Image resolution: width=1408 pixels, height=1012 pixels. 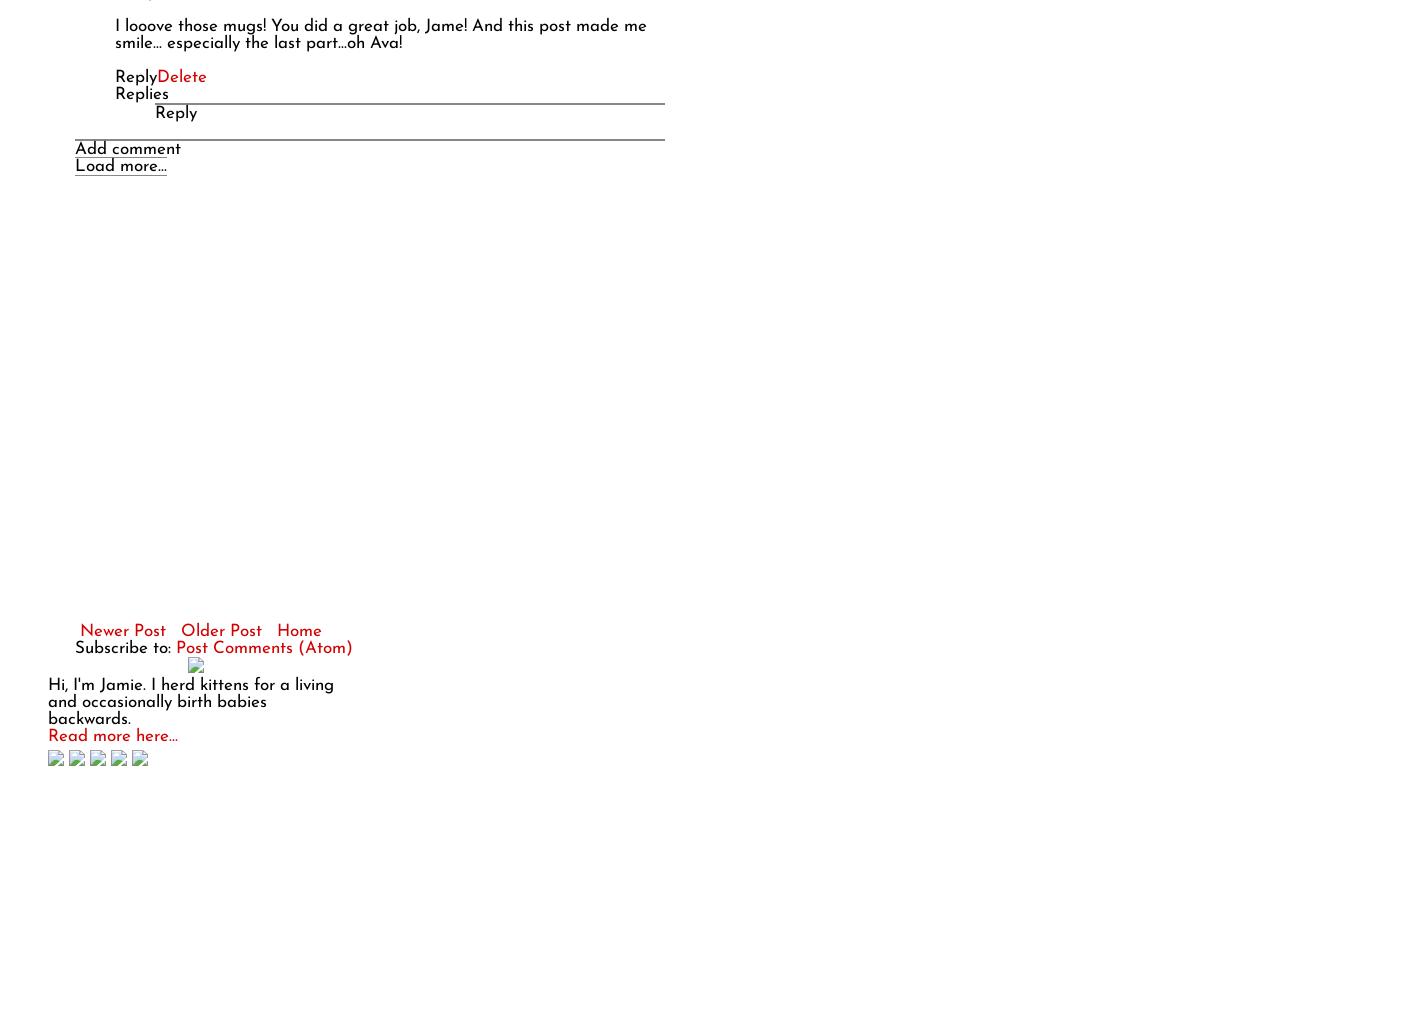 I want to click on 'Load more...', so click(x=120, y=165).